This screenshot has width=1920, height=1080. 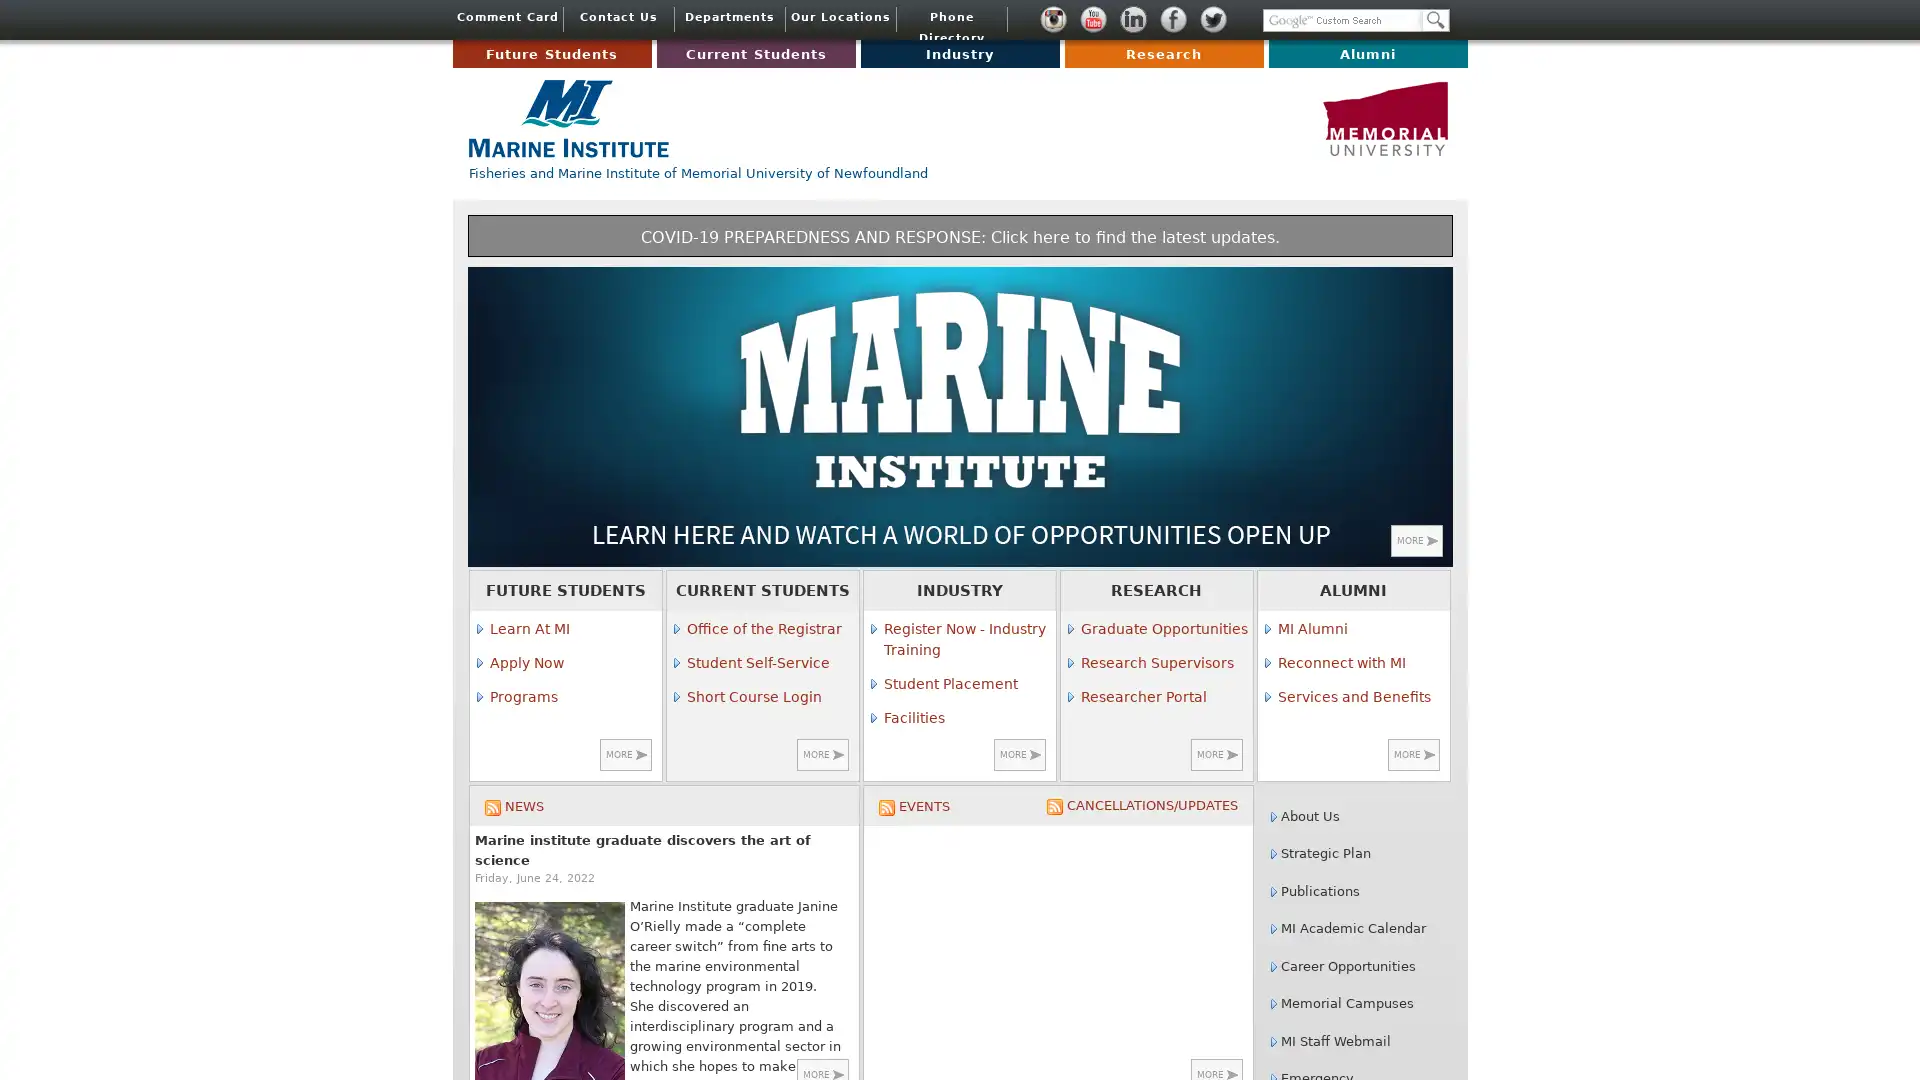 What do you see at coordinates (1433, 20) in the screenshot?
I see `Search` at bounding box center [1433, 20].